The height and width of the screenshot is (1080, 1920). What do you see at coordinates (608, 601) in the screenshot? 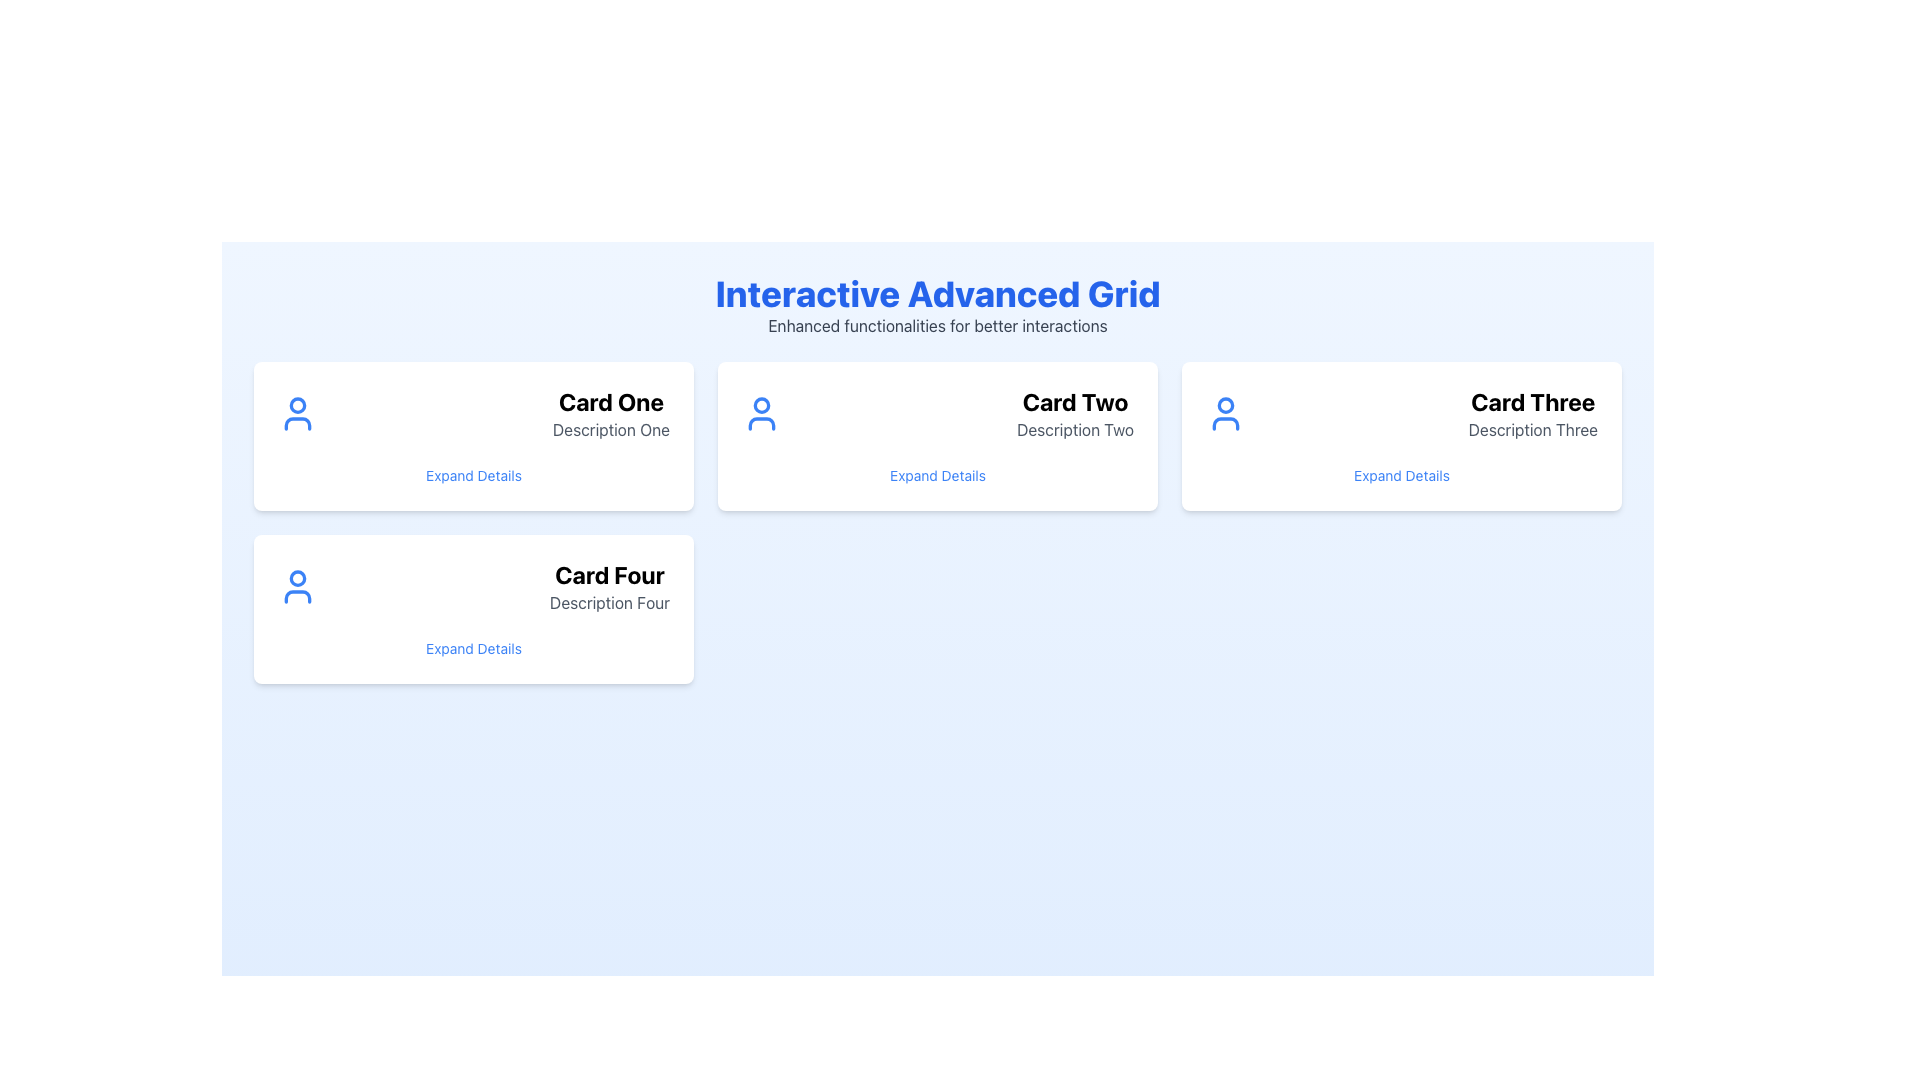
I see `the text label styled in gray color containing the text 'Description Four', located below the title 'Card Four' in the card layout` at bounding box center [608, 601].